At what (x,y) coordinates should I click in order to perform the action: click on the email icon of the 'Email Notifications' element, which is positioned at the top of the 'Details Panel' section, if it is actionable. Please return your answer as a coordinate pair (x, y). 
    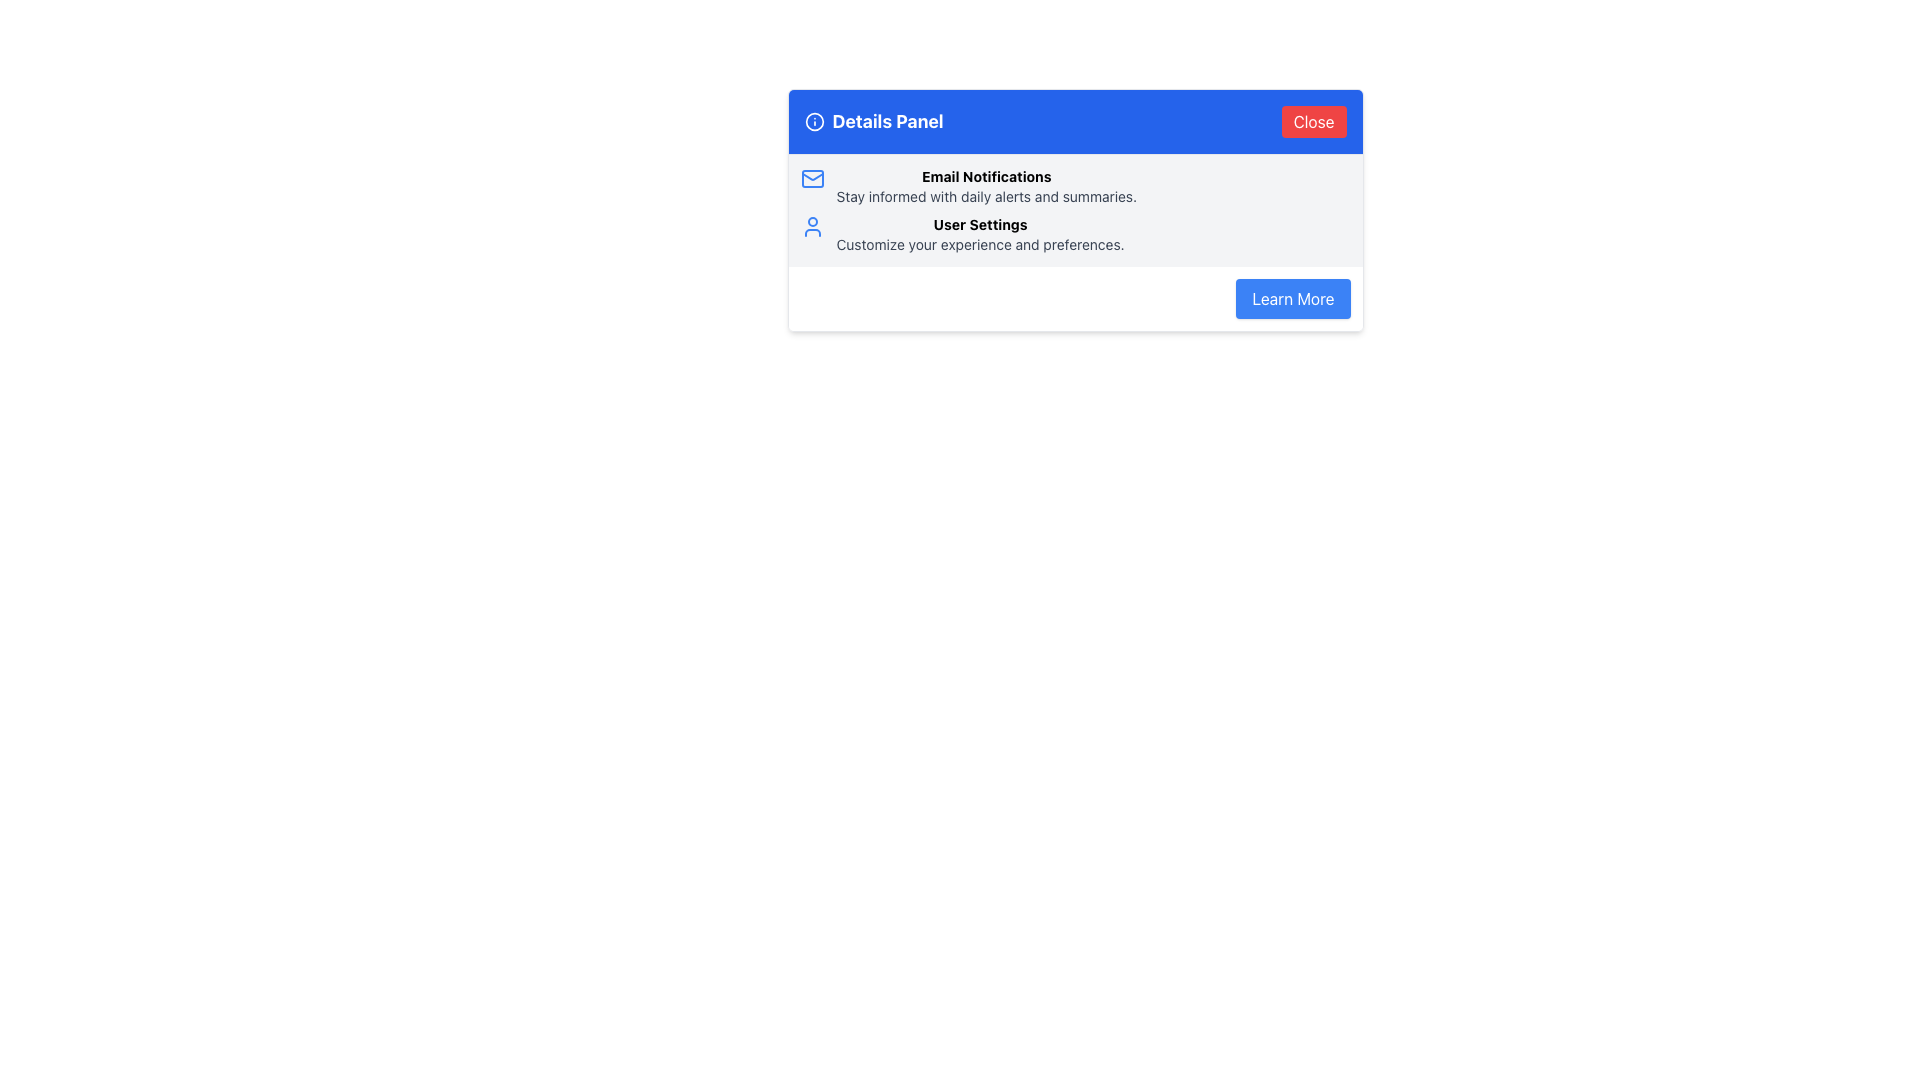
    Looking at the image, I should click on (1074, 186).